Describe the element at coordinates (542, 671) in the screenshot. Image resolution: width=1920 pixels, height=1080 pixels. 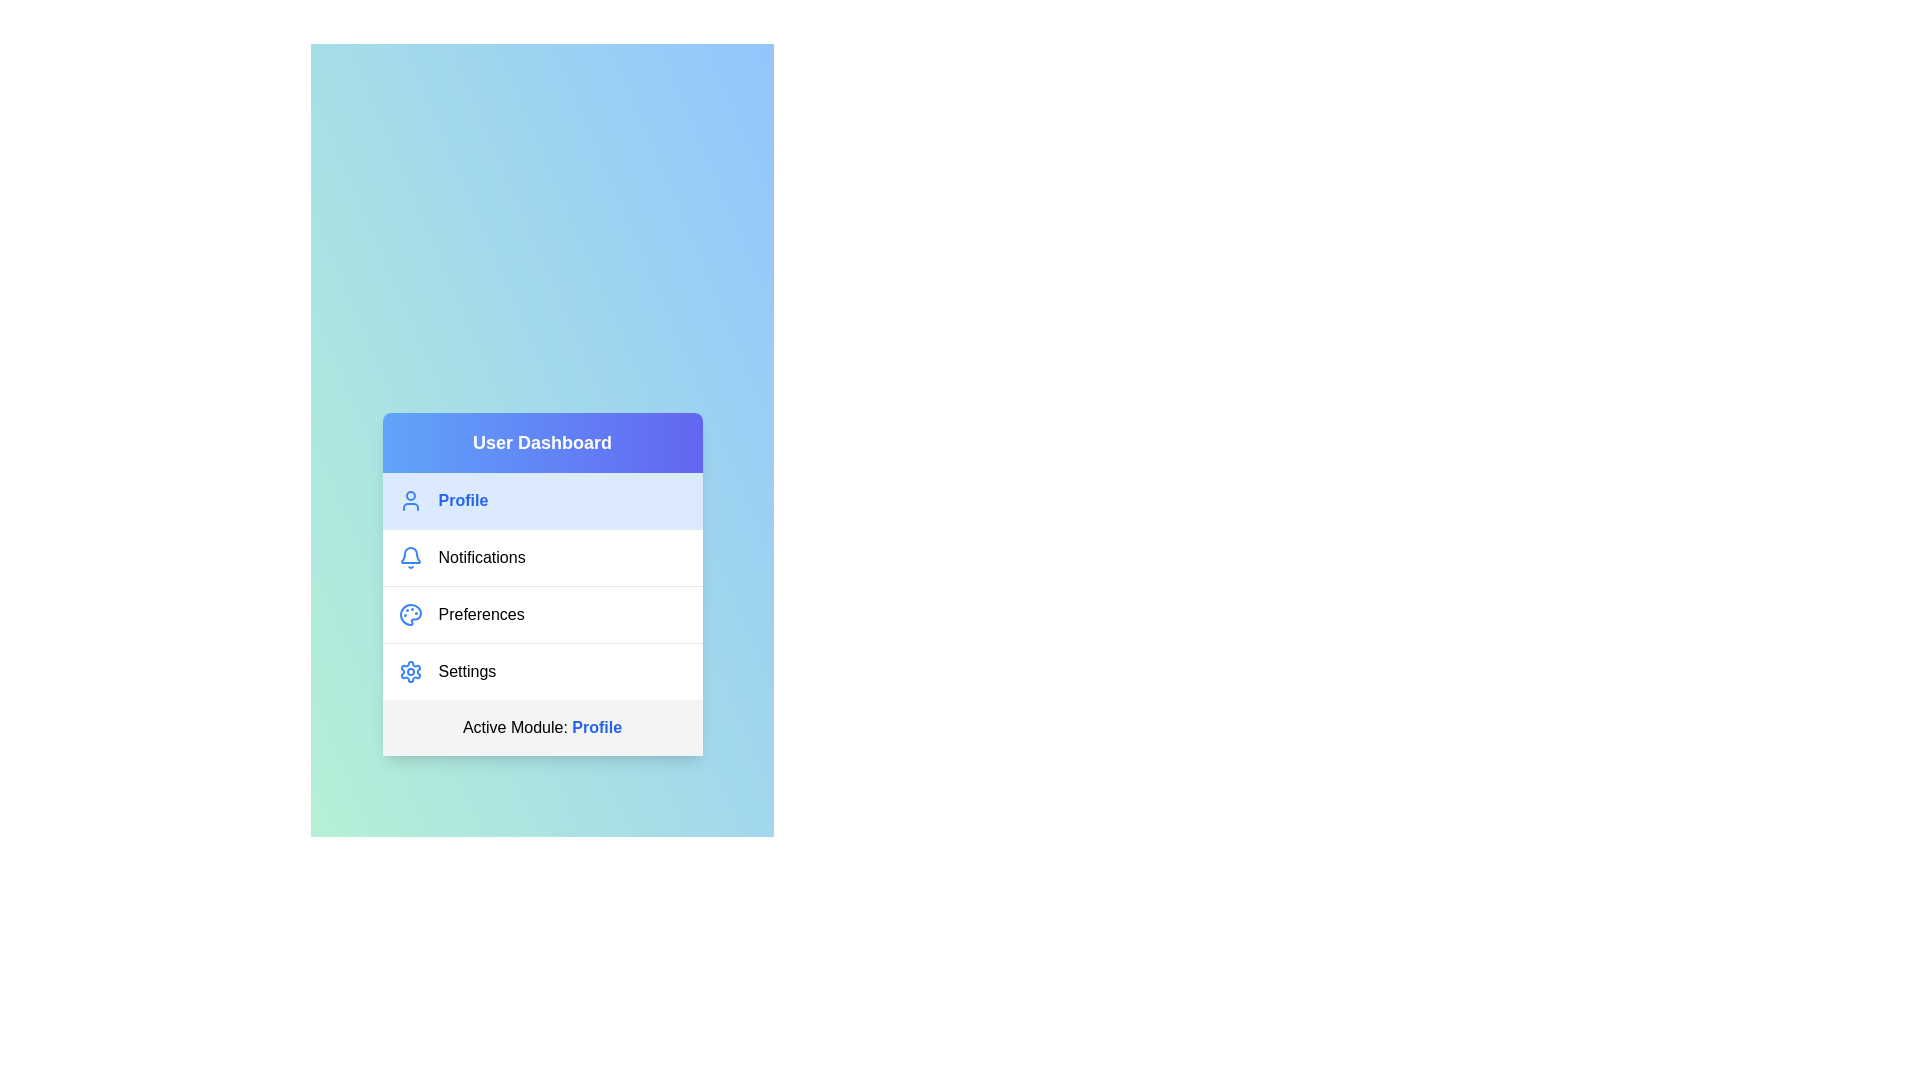
I see `the menu item corresponding to Settings` at that location.